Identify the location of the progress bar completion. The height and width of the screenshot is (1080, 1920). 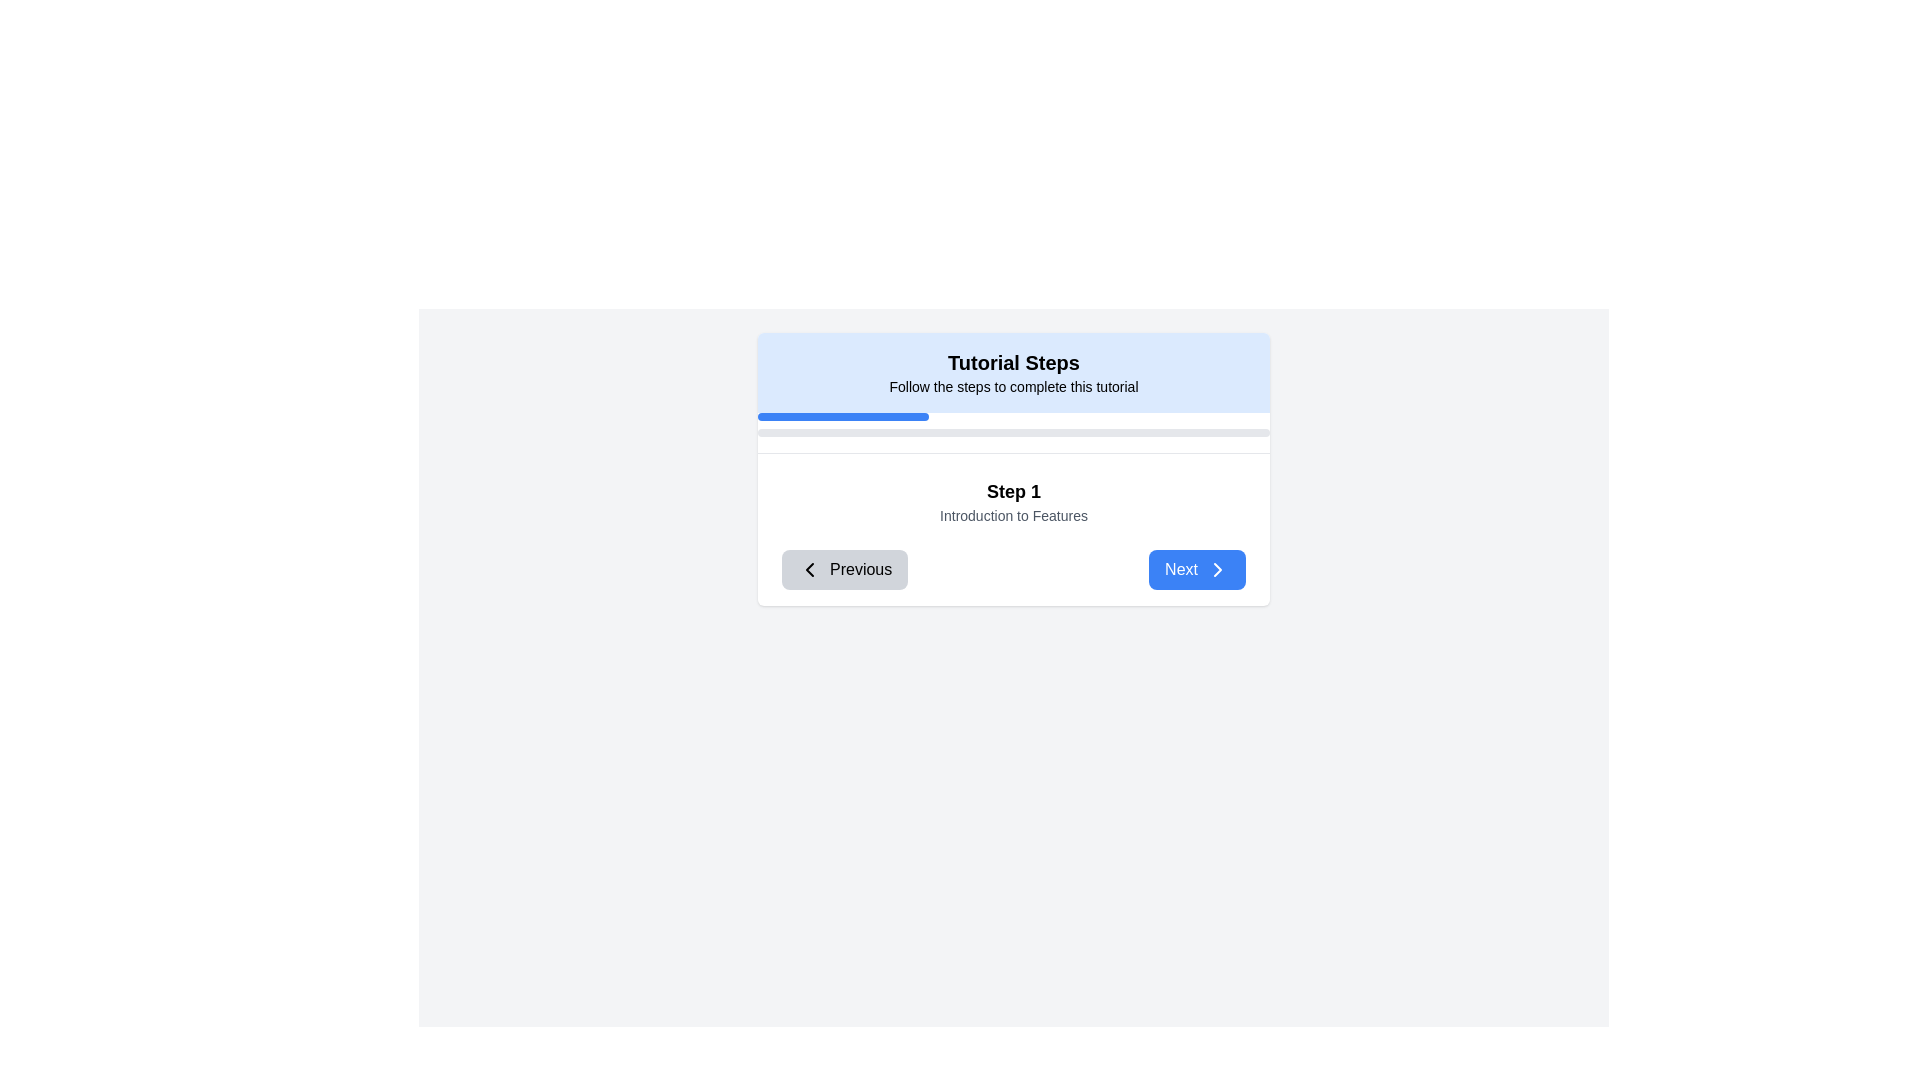
(920, 431).